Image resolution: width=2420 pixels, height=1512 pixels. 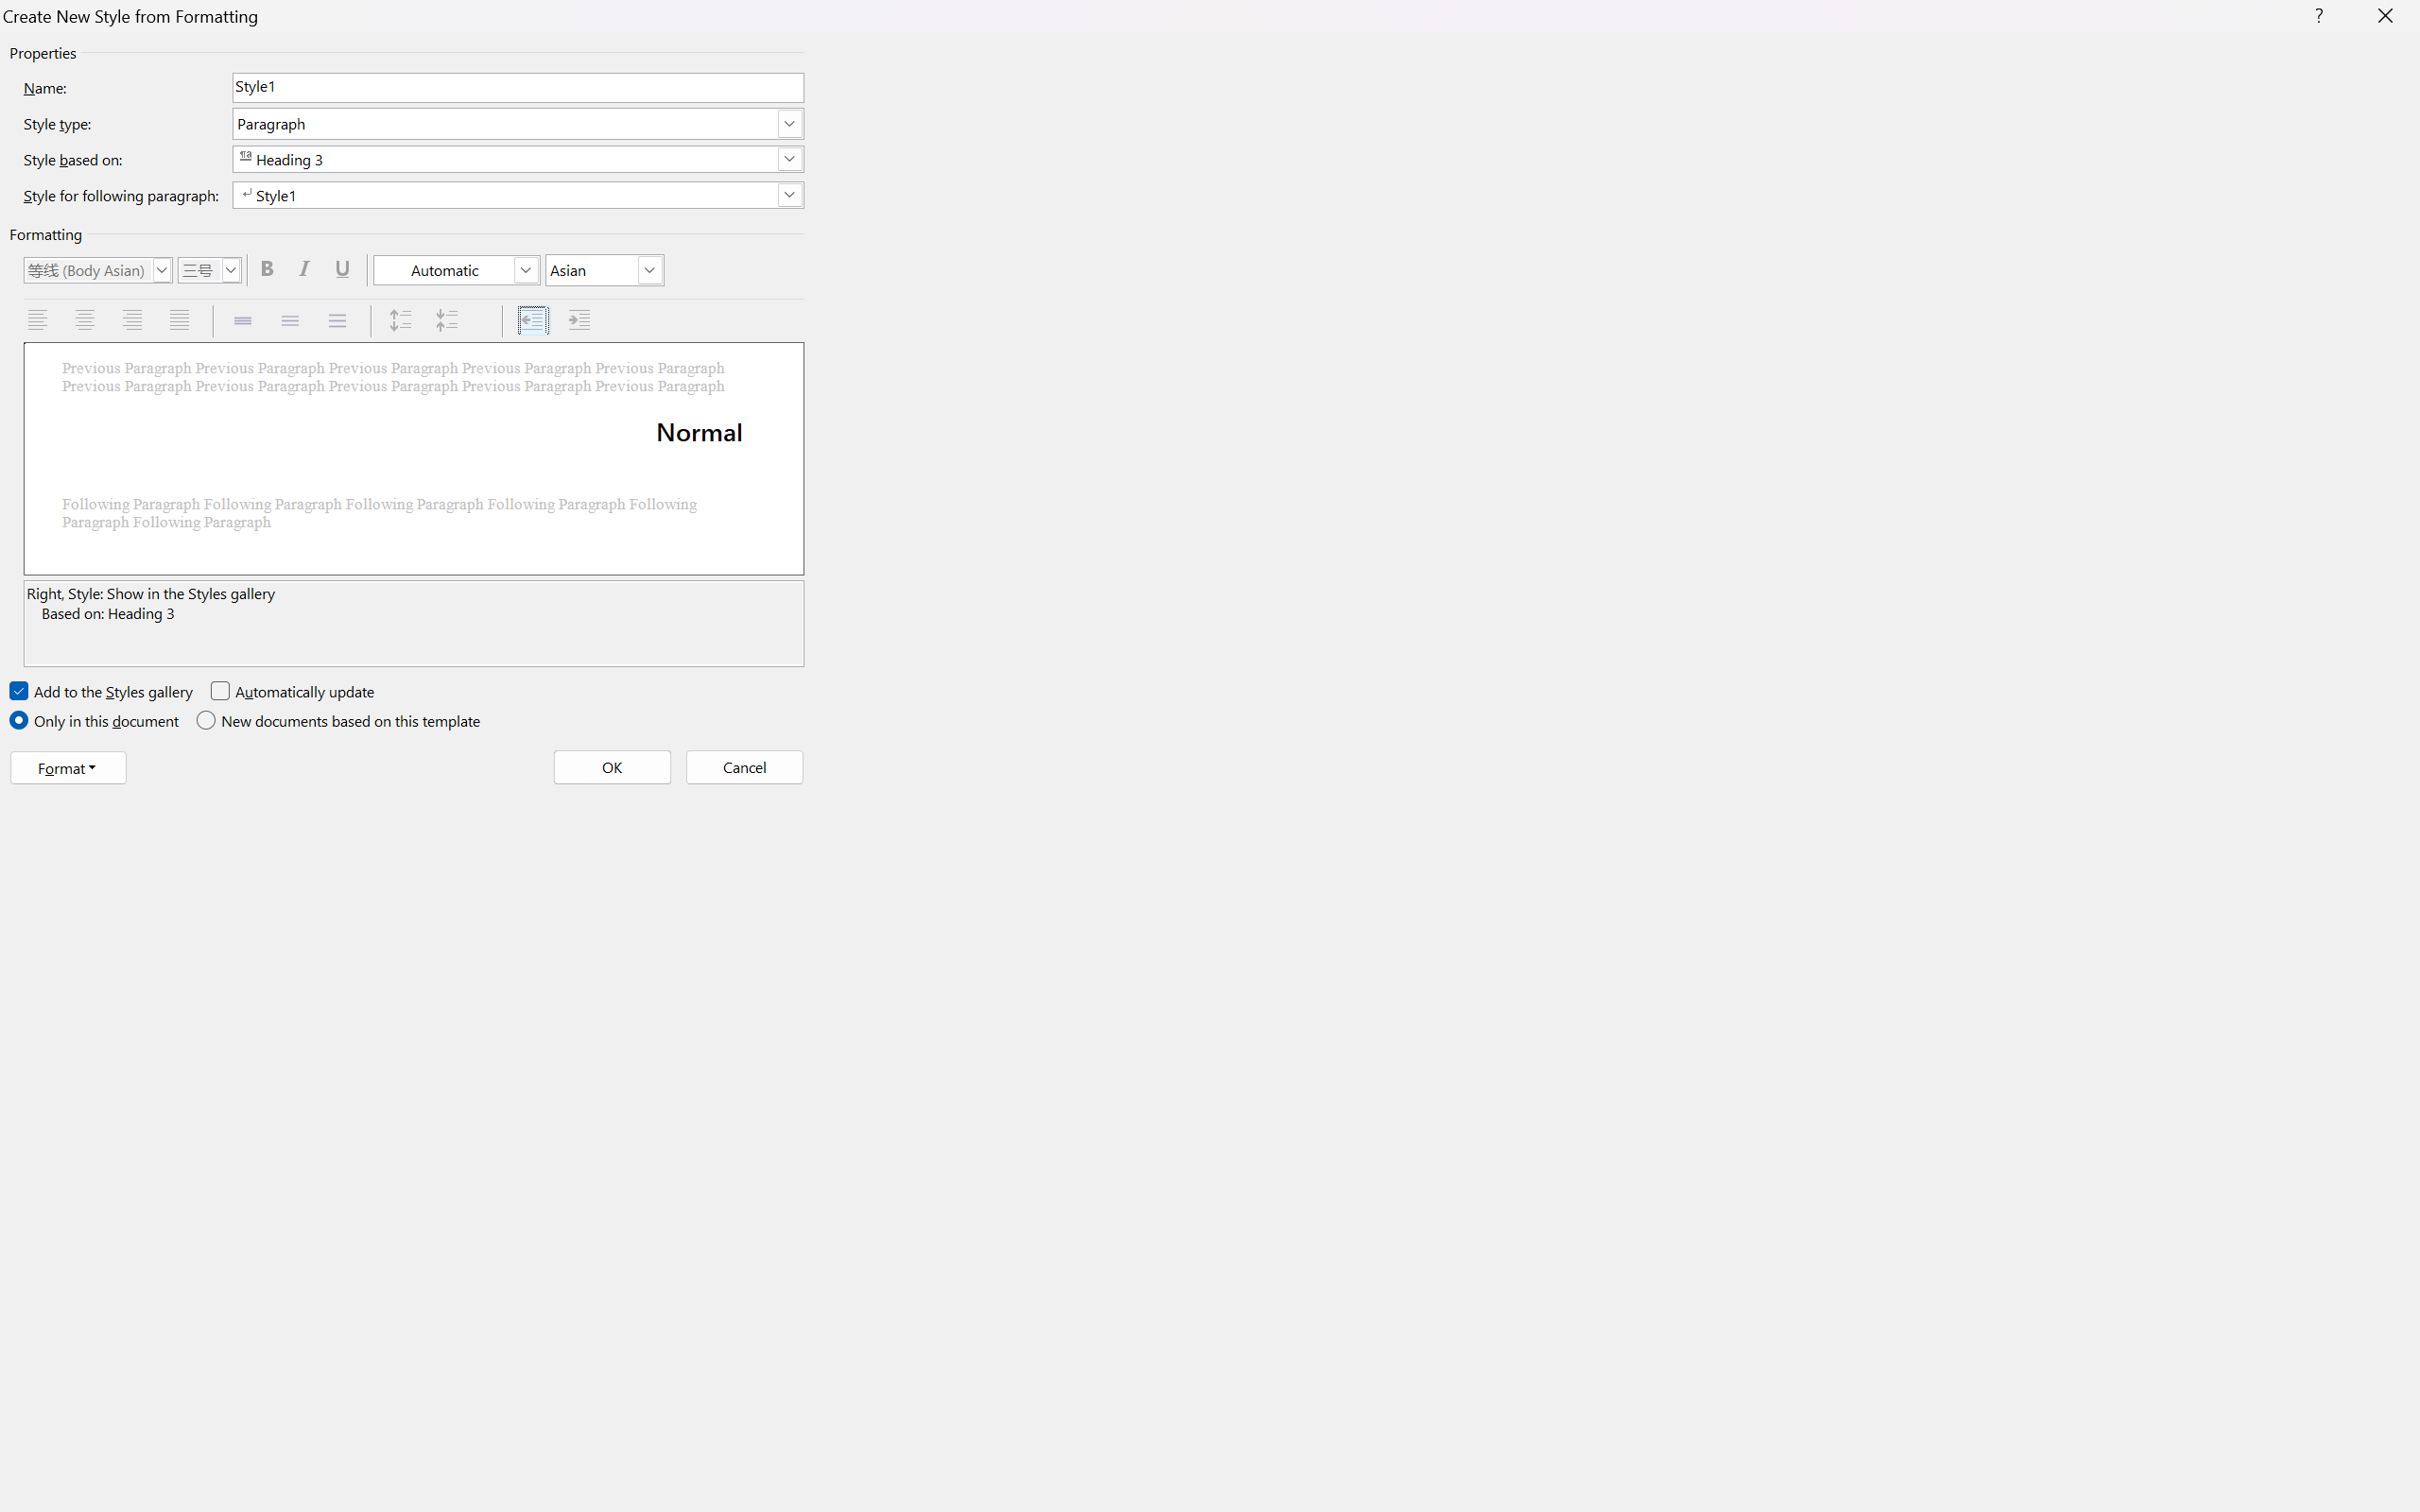 I want to click on 'Bold', so click(x=268, y=268).